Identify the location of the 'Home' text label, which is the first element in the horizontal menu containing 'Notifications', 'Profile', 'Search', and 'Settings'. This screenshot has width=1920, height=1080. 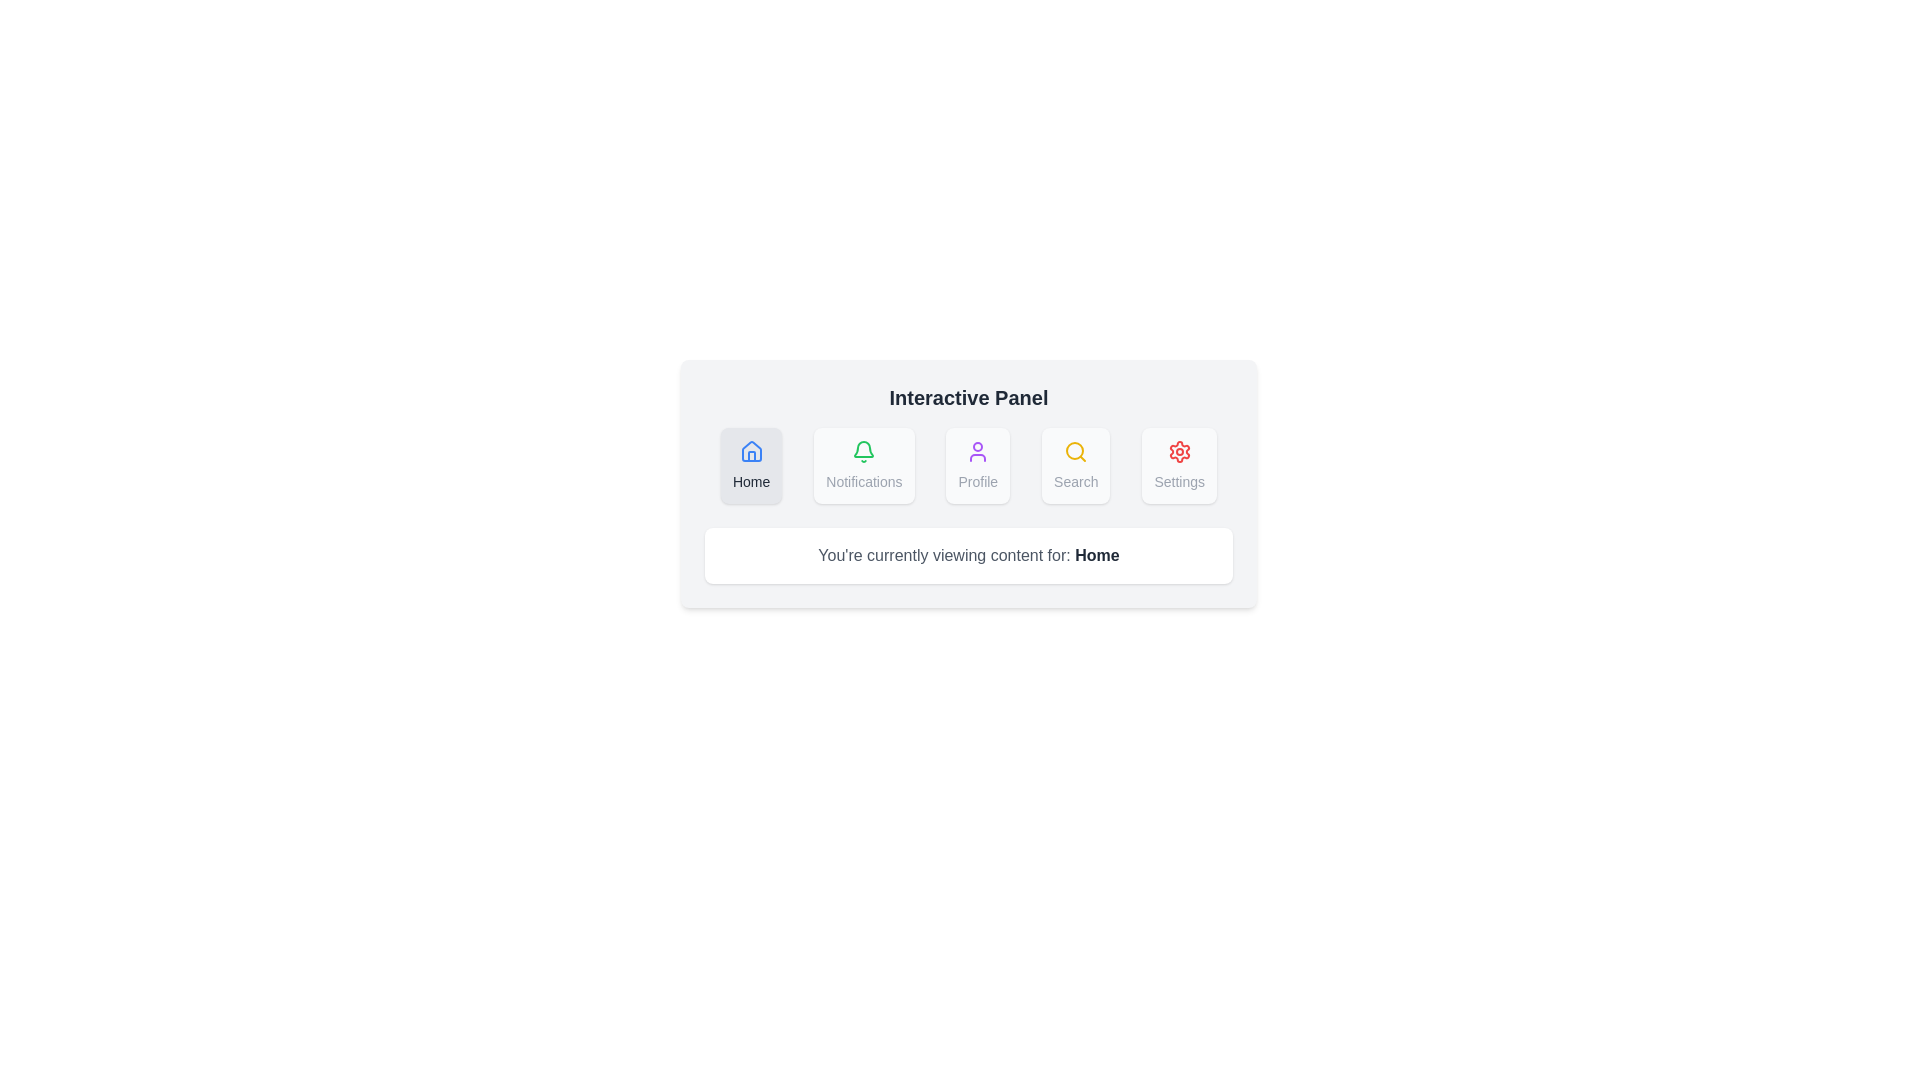
(750, 482).